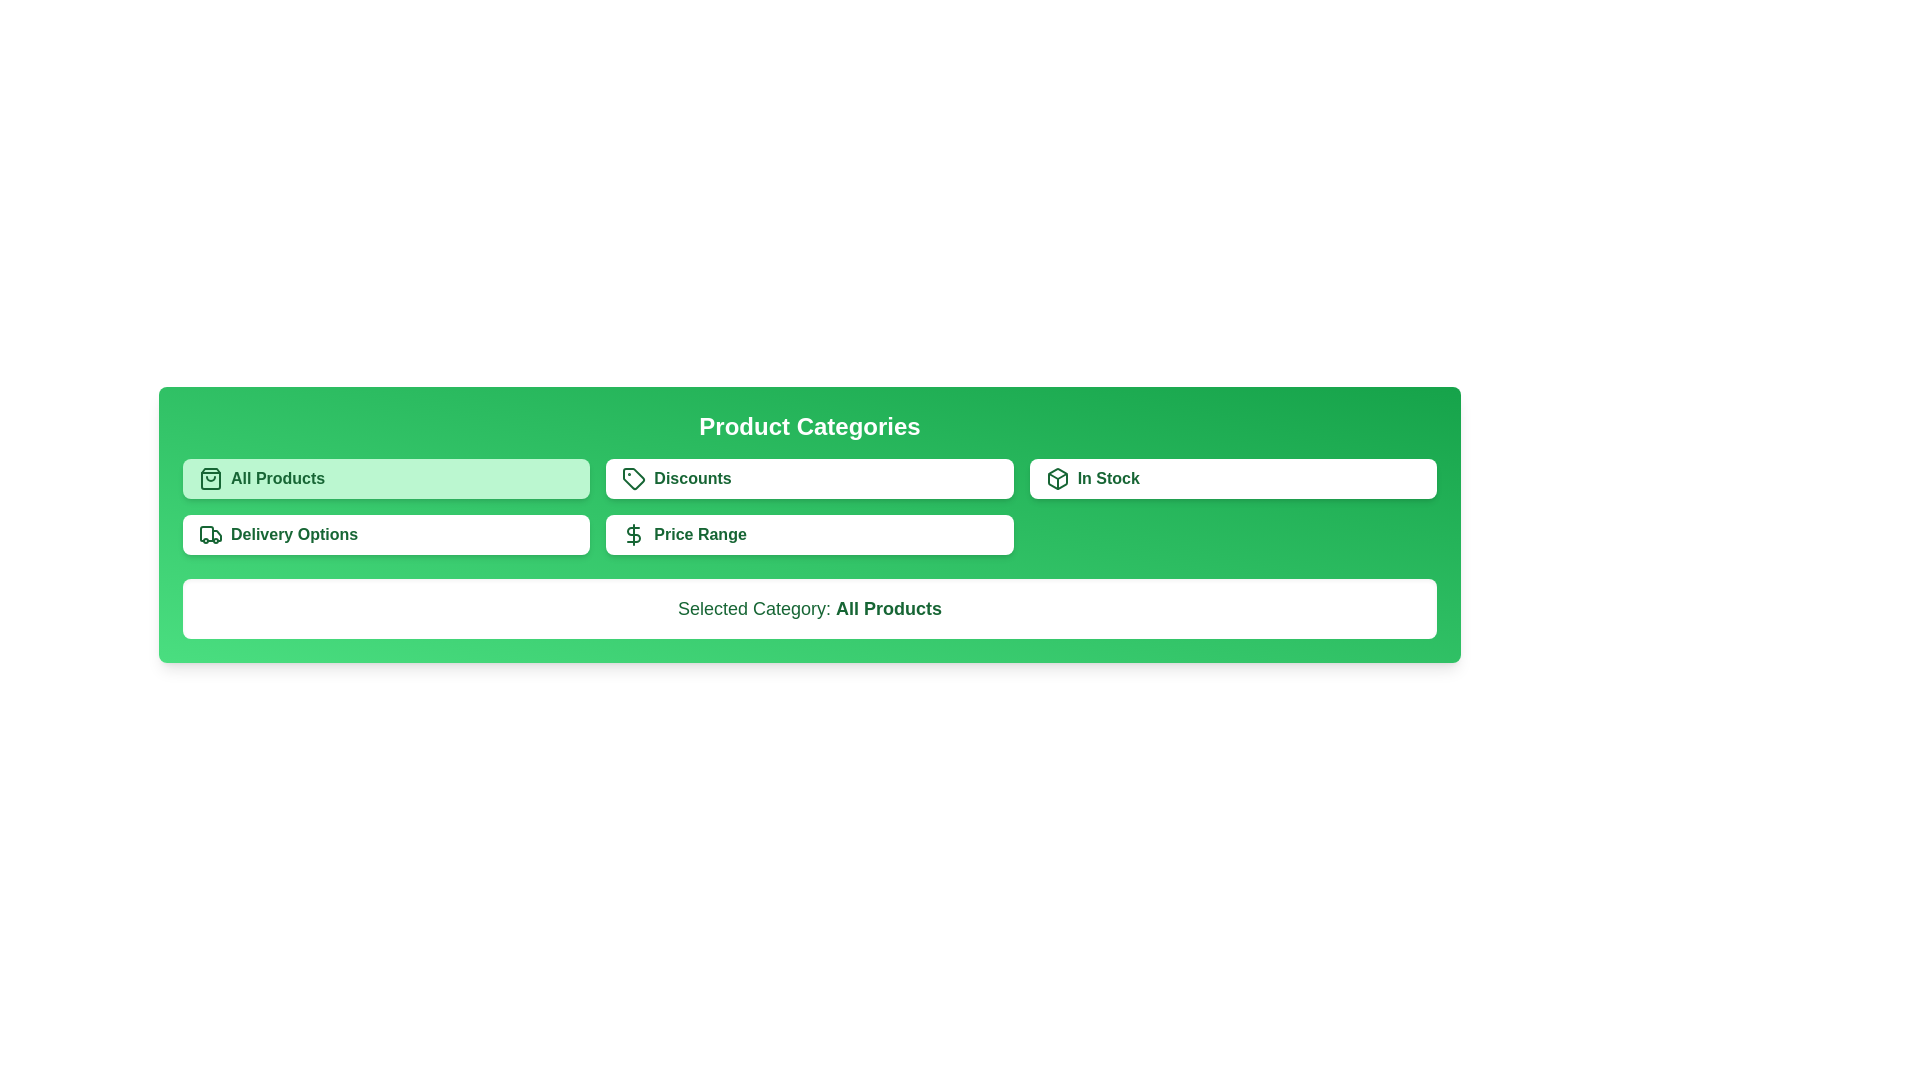 This screenshot has height=1080, width=1920. I want to click on the Discounts icon, which represents special offers and is located in the second column of category buttons, to the right of All Products and above Price Range, so click(633, 478).